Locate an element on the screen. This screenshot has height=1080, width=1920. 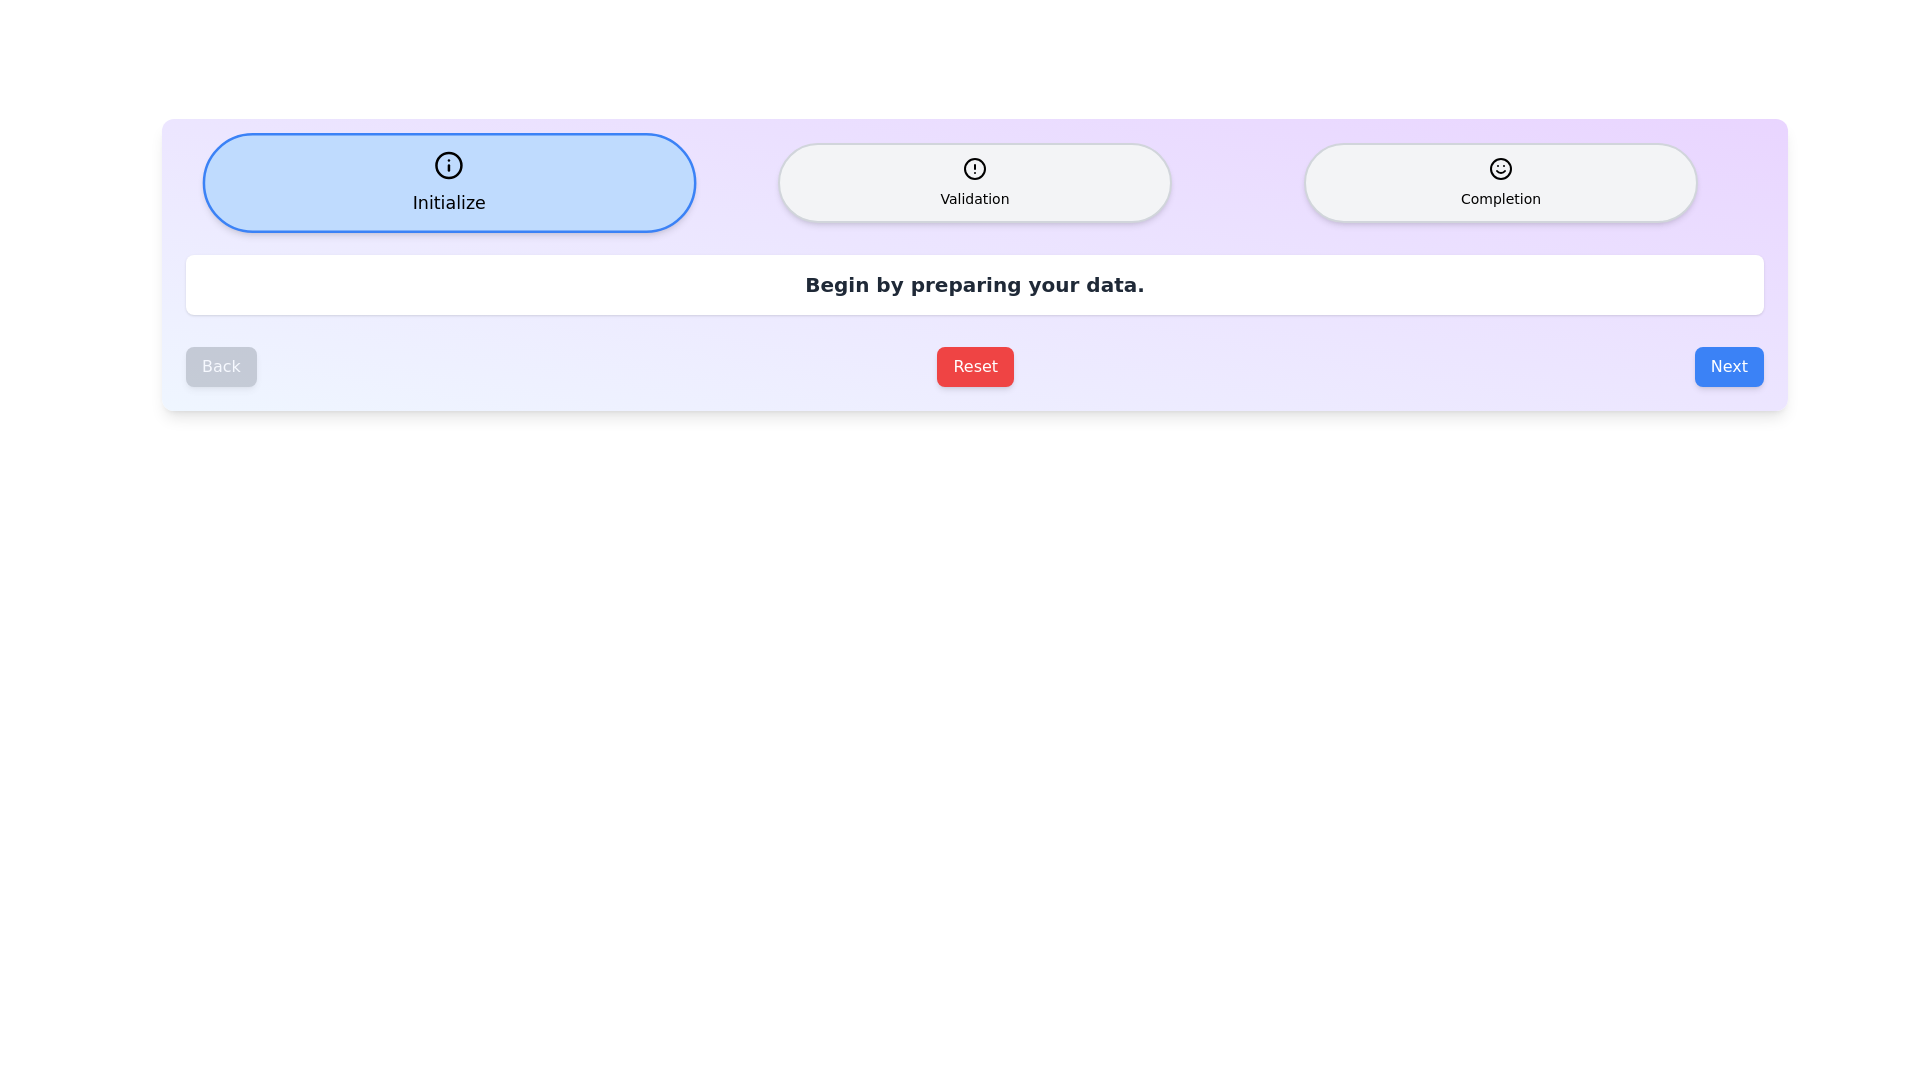
the step icon for Completion to display its information is located at coordinates (1501, 182).